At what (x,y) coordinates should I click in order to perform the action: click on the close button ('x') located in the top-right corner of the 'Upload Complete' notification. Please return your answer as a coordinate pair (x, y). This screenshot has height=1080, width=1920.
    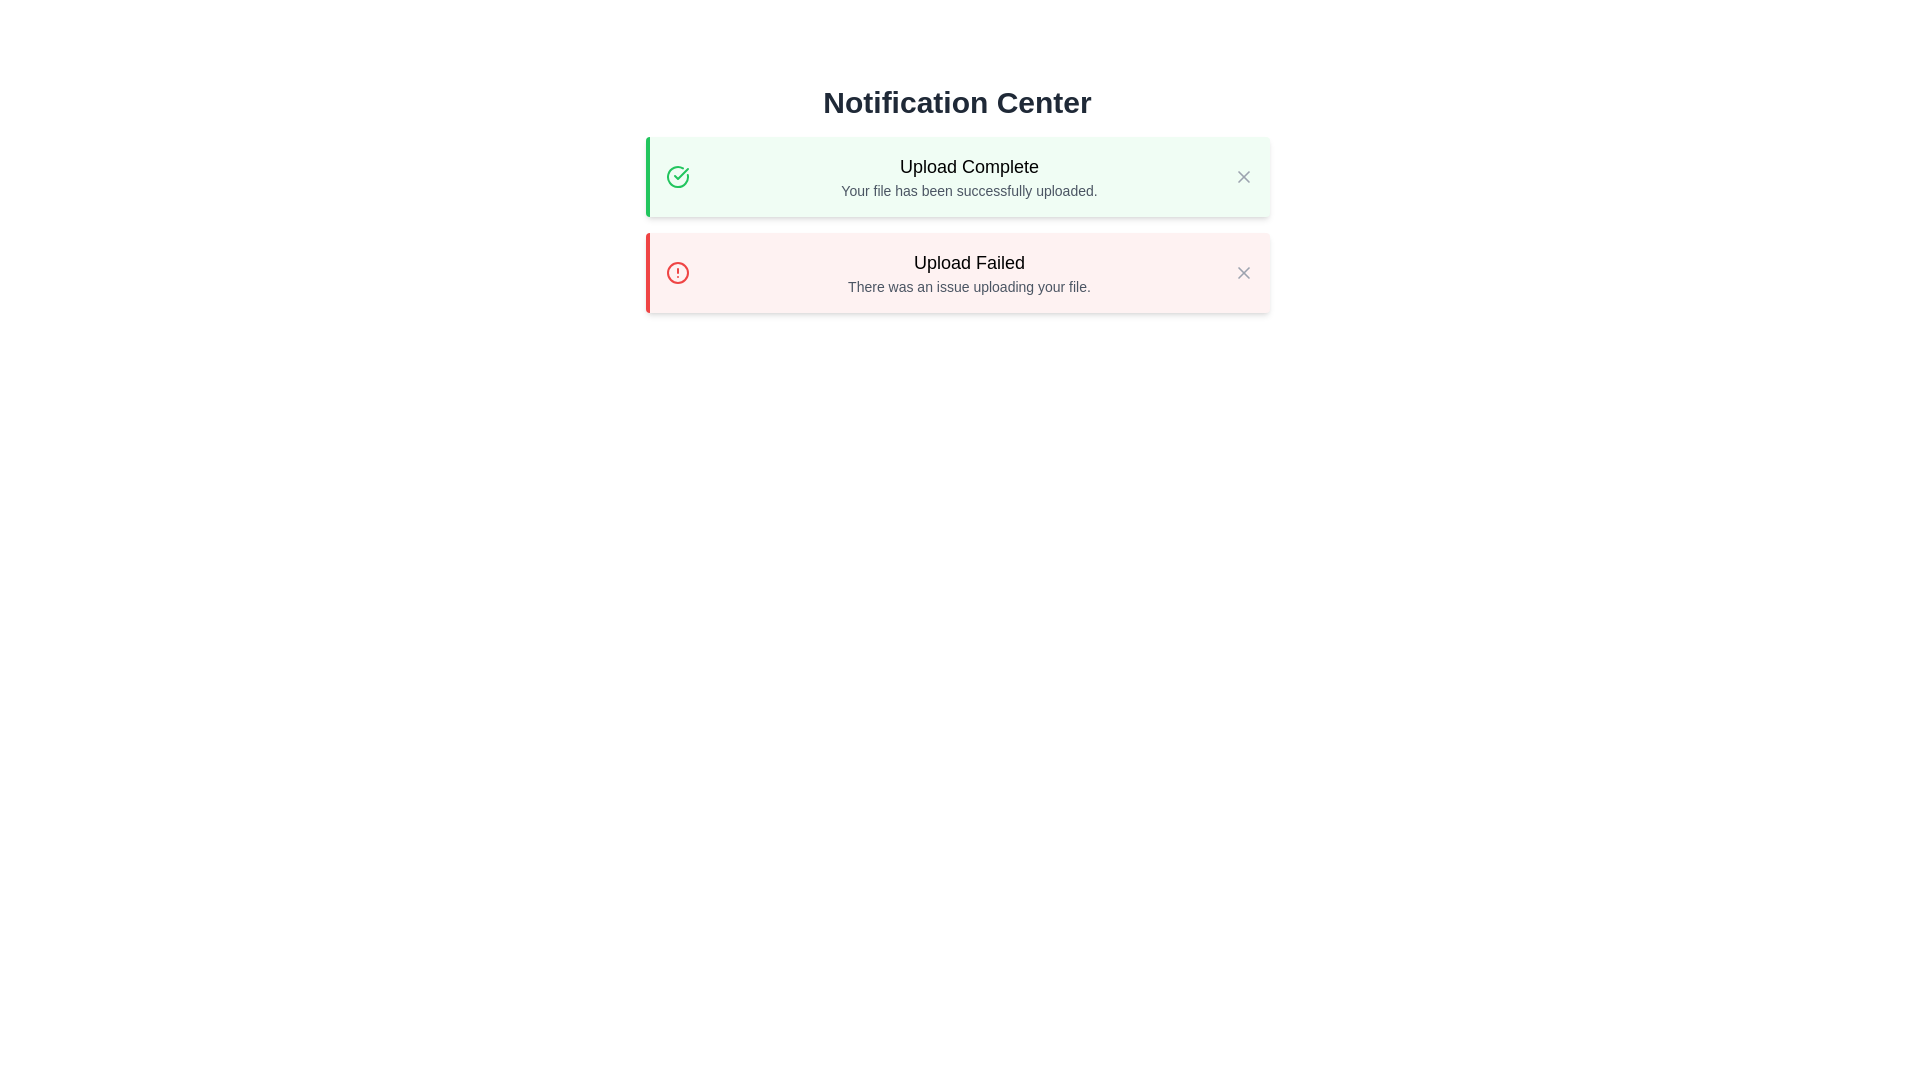
    Looking at the image, I should click on (1242, 176).